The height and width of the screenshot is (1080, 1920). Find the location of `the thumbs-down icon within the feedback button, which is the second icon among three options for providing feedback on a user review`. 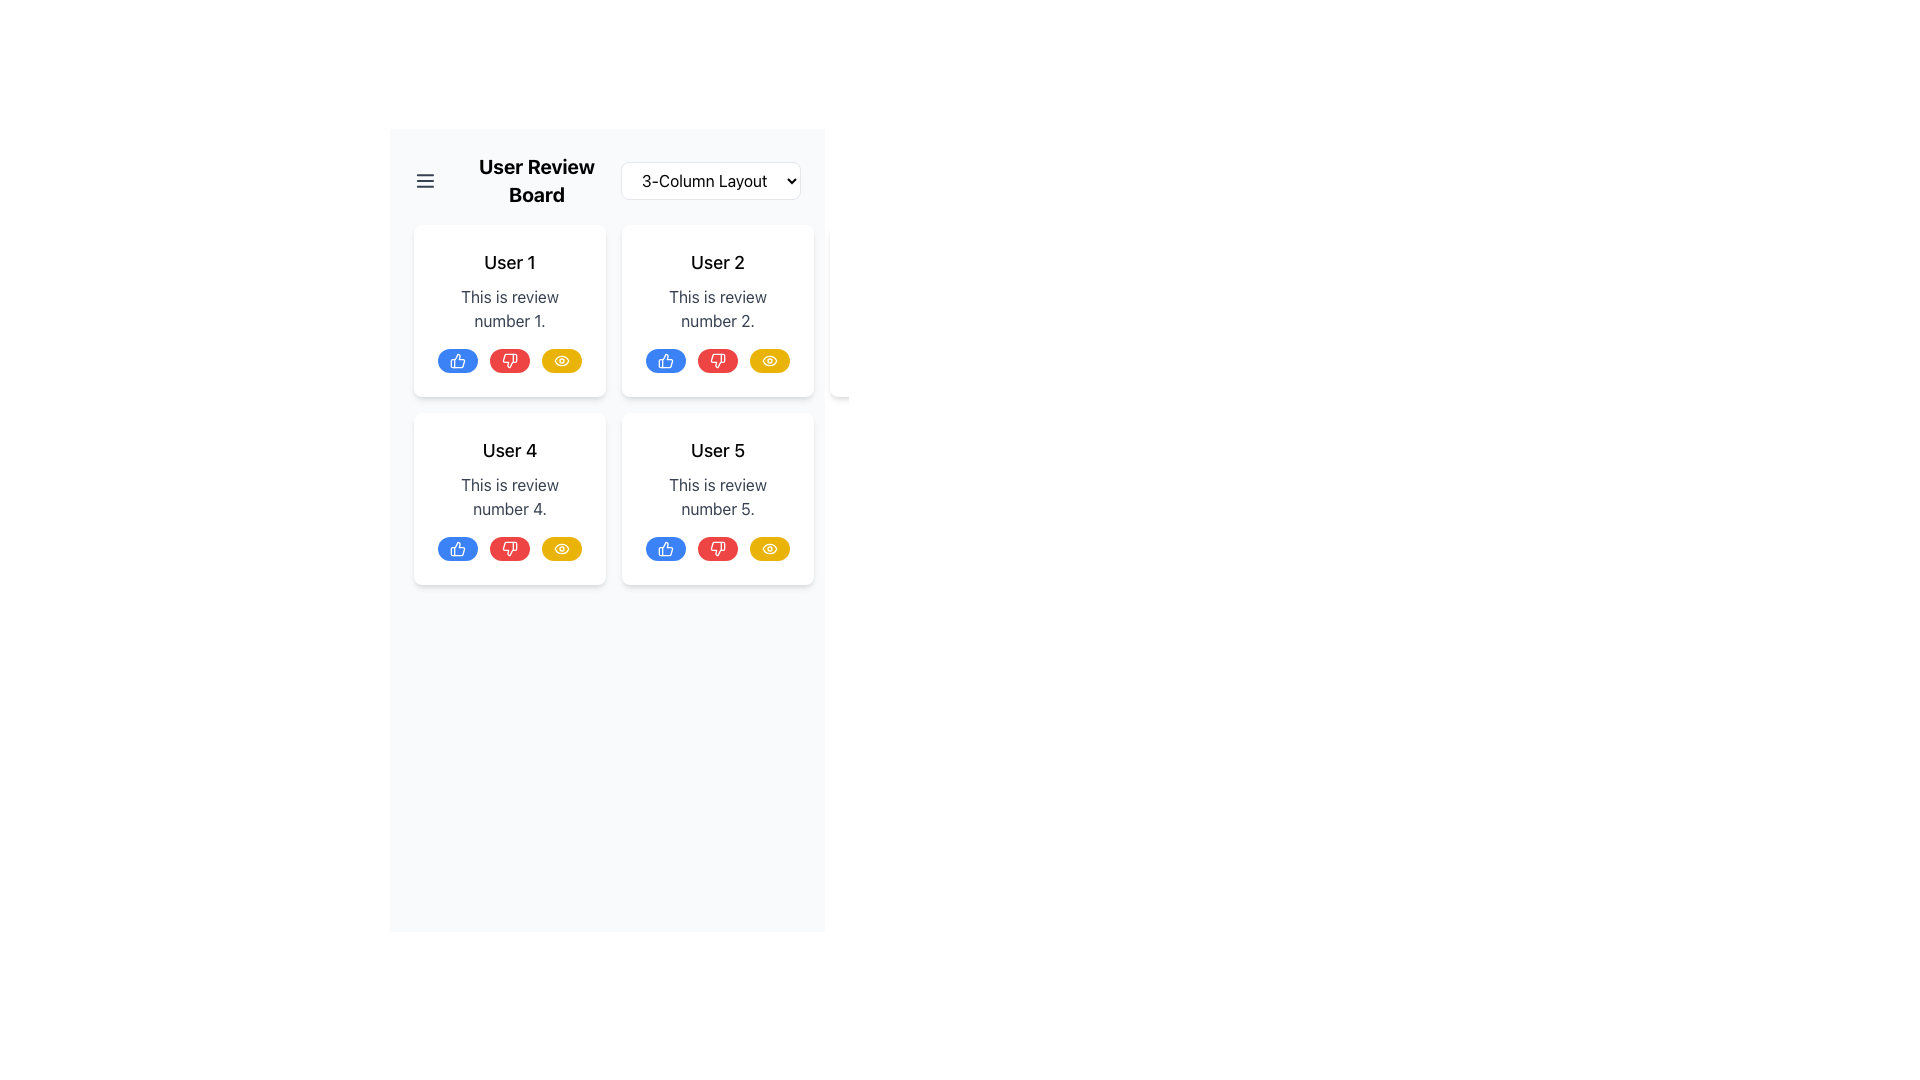

the thumbs-down icon within the feedback button, which is the second icon among three options for providing feedback on a user review is located at coordinates (509, 361).